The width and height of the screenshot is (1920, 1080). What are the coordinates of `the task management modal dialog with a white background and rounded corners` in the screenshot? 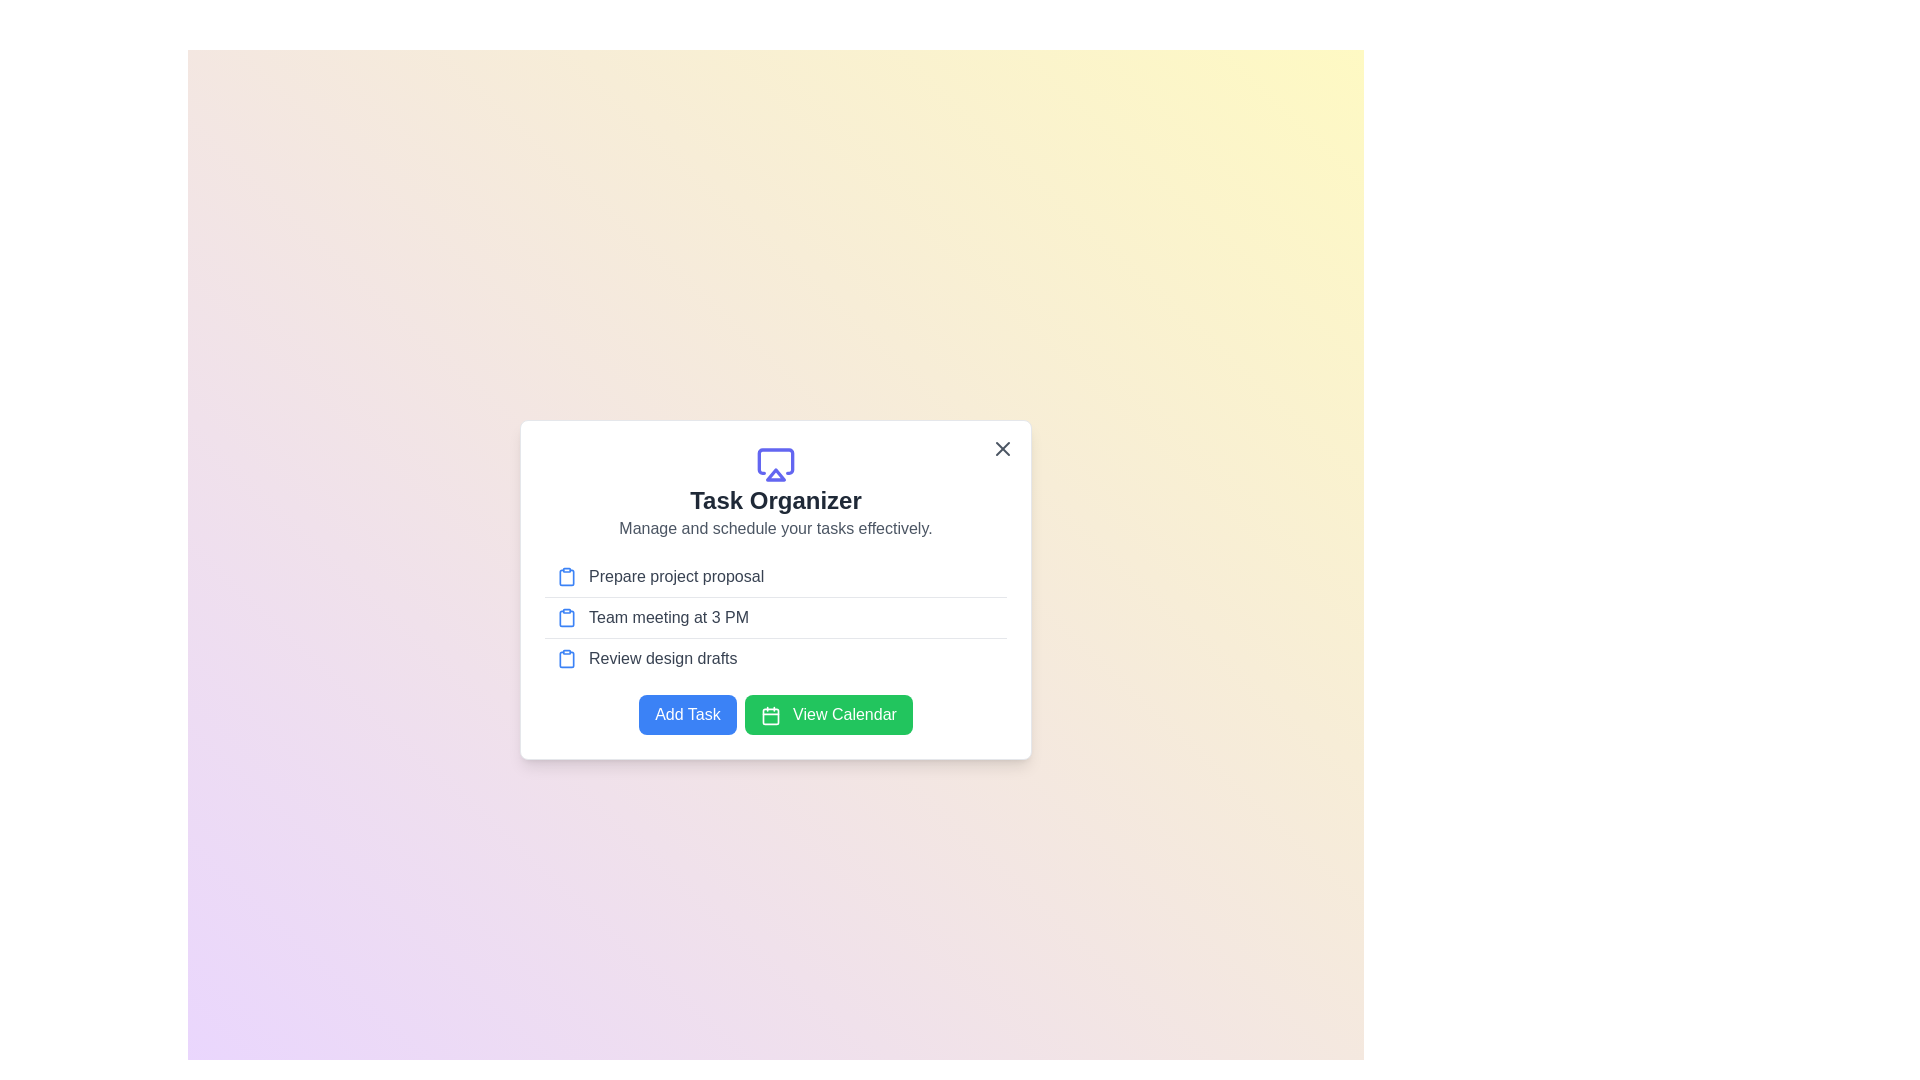 It's located at (775, 589).